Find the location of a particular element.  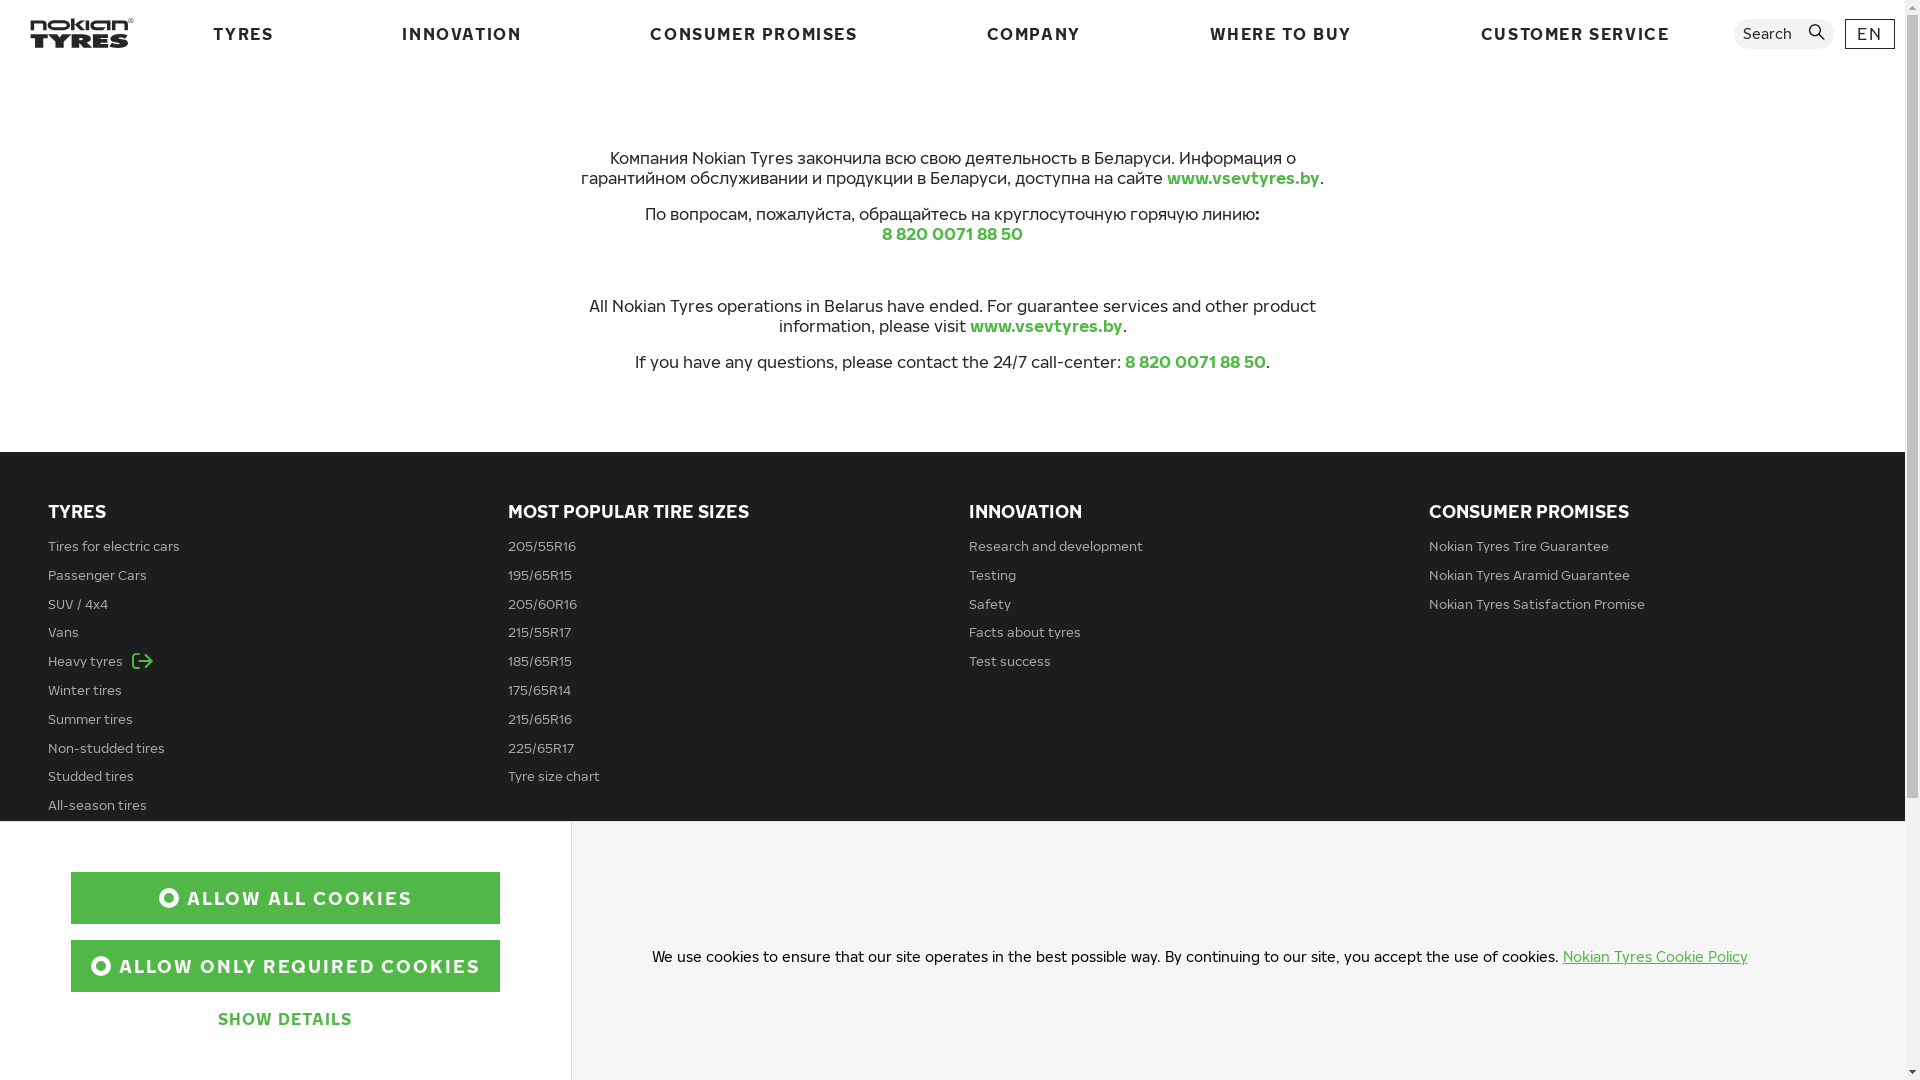

'Testing' is located at coordinates (991, 574).